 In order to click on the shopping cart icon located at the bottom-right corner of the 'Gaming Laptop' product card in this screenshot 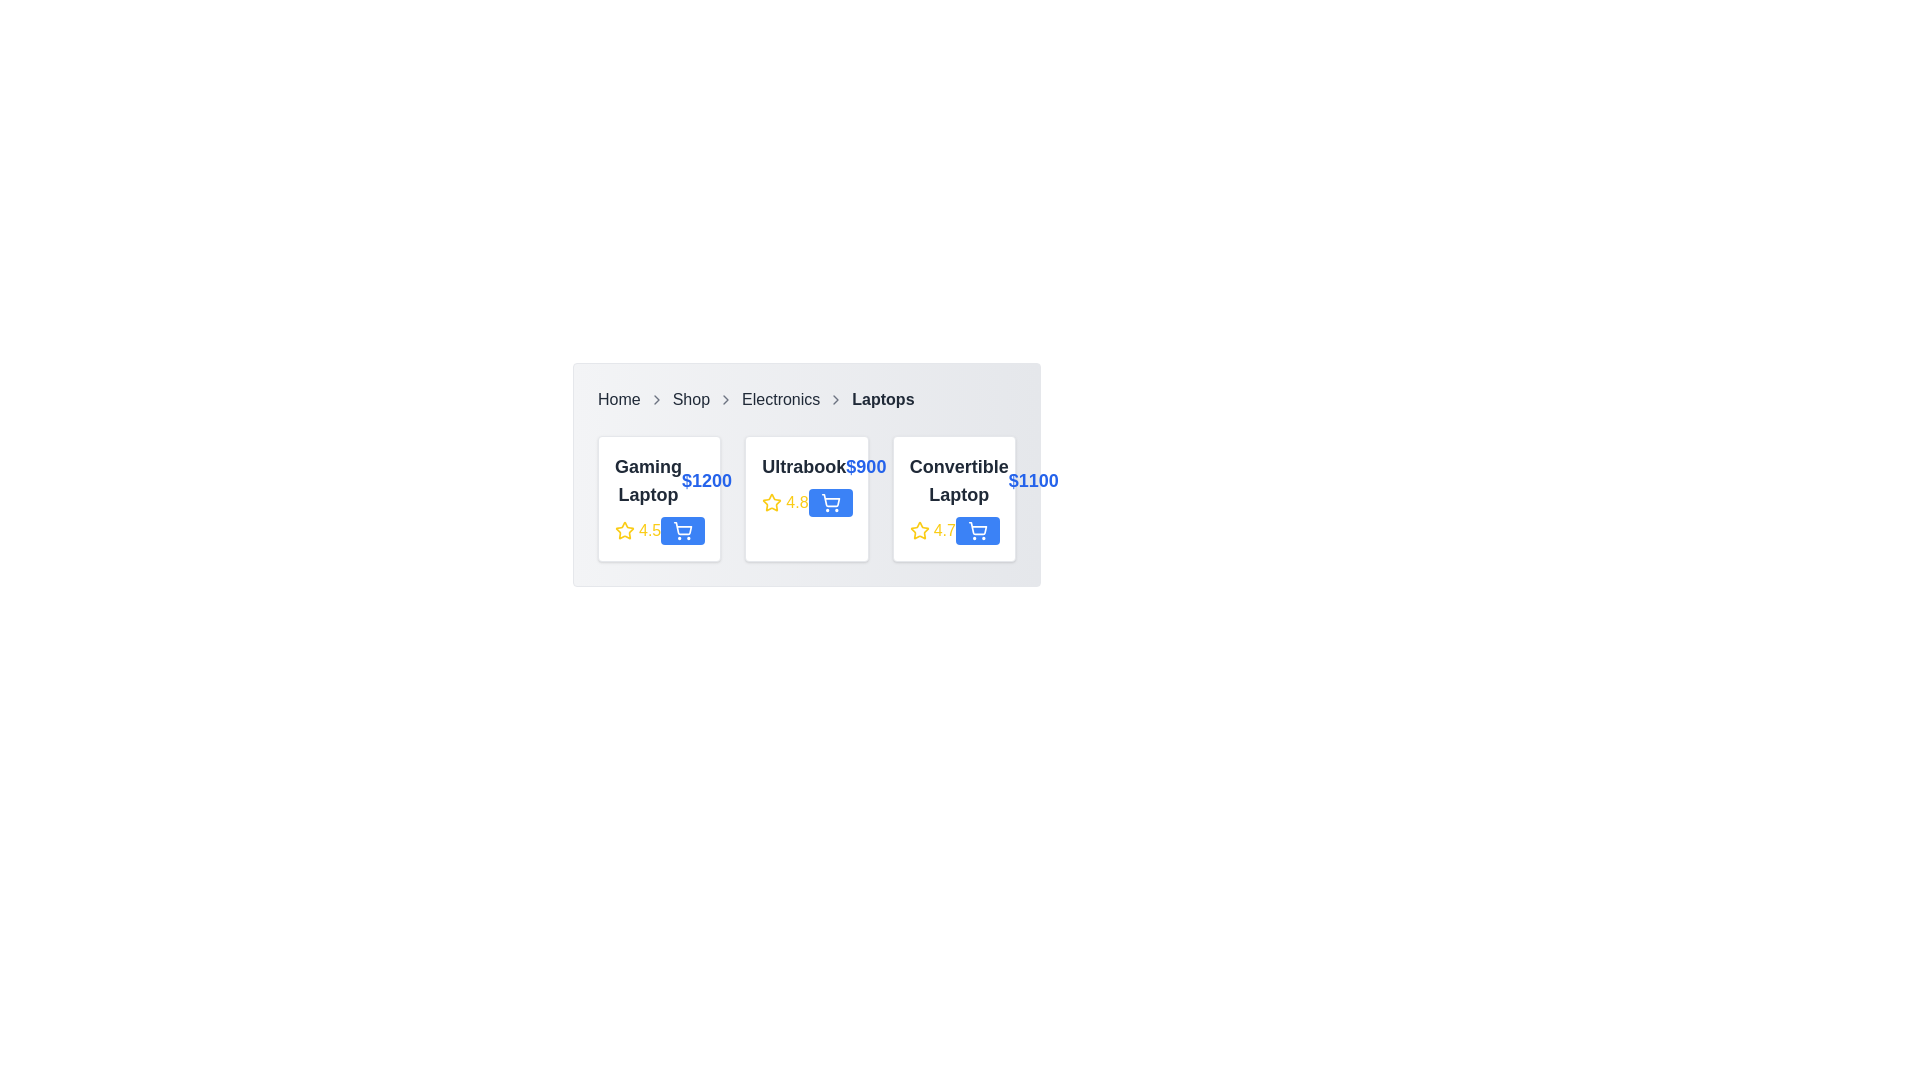, I will do `click(683, 527)`.